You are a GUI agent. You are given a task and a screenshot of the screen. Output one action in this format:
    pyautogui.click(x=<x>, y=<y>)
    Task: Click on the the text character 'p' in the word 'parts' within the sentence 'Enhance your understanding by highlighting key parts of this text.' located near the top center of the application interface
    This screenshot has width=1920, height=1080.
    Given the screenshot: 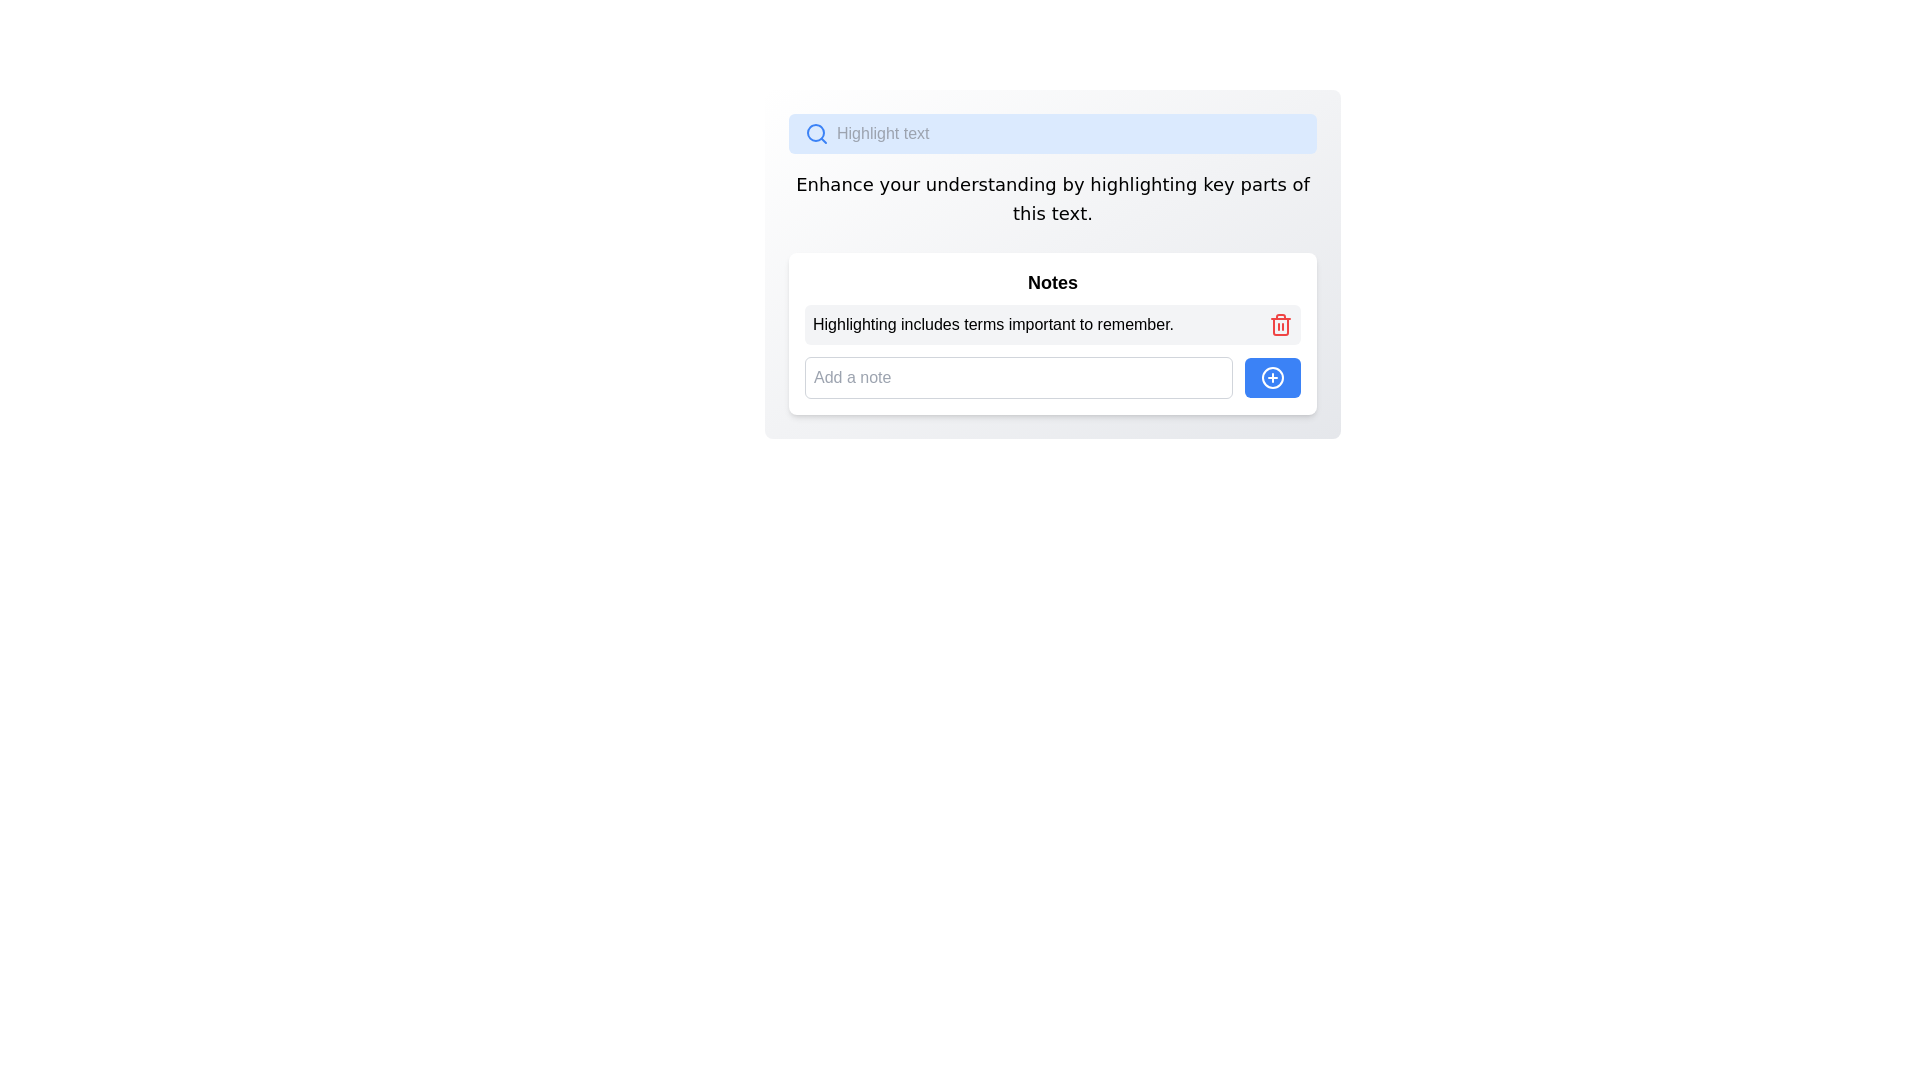 What is the action you would take?
    pyautogui.click(x=1245, y=184)
    